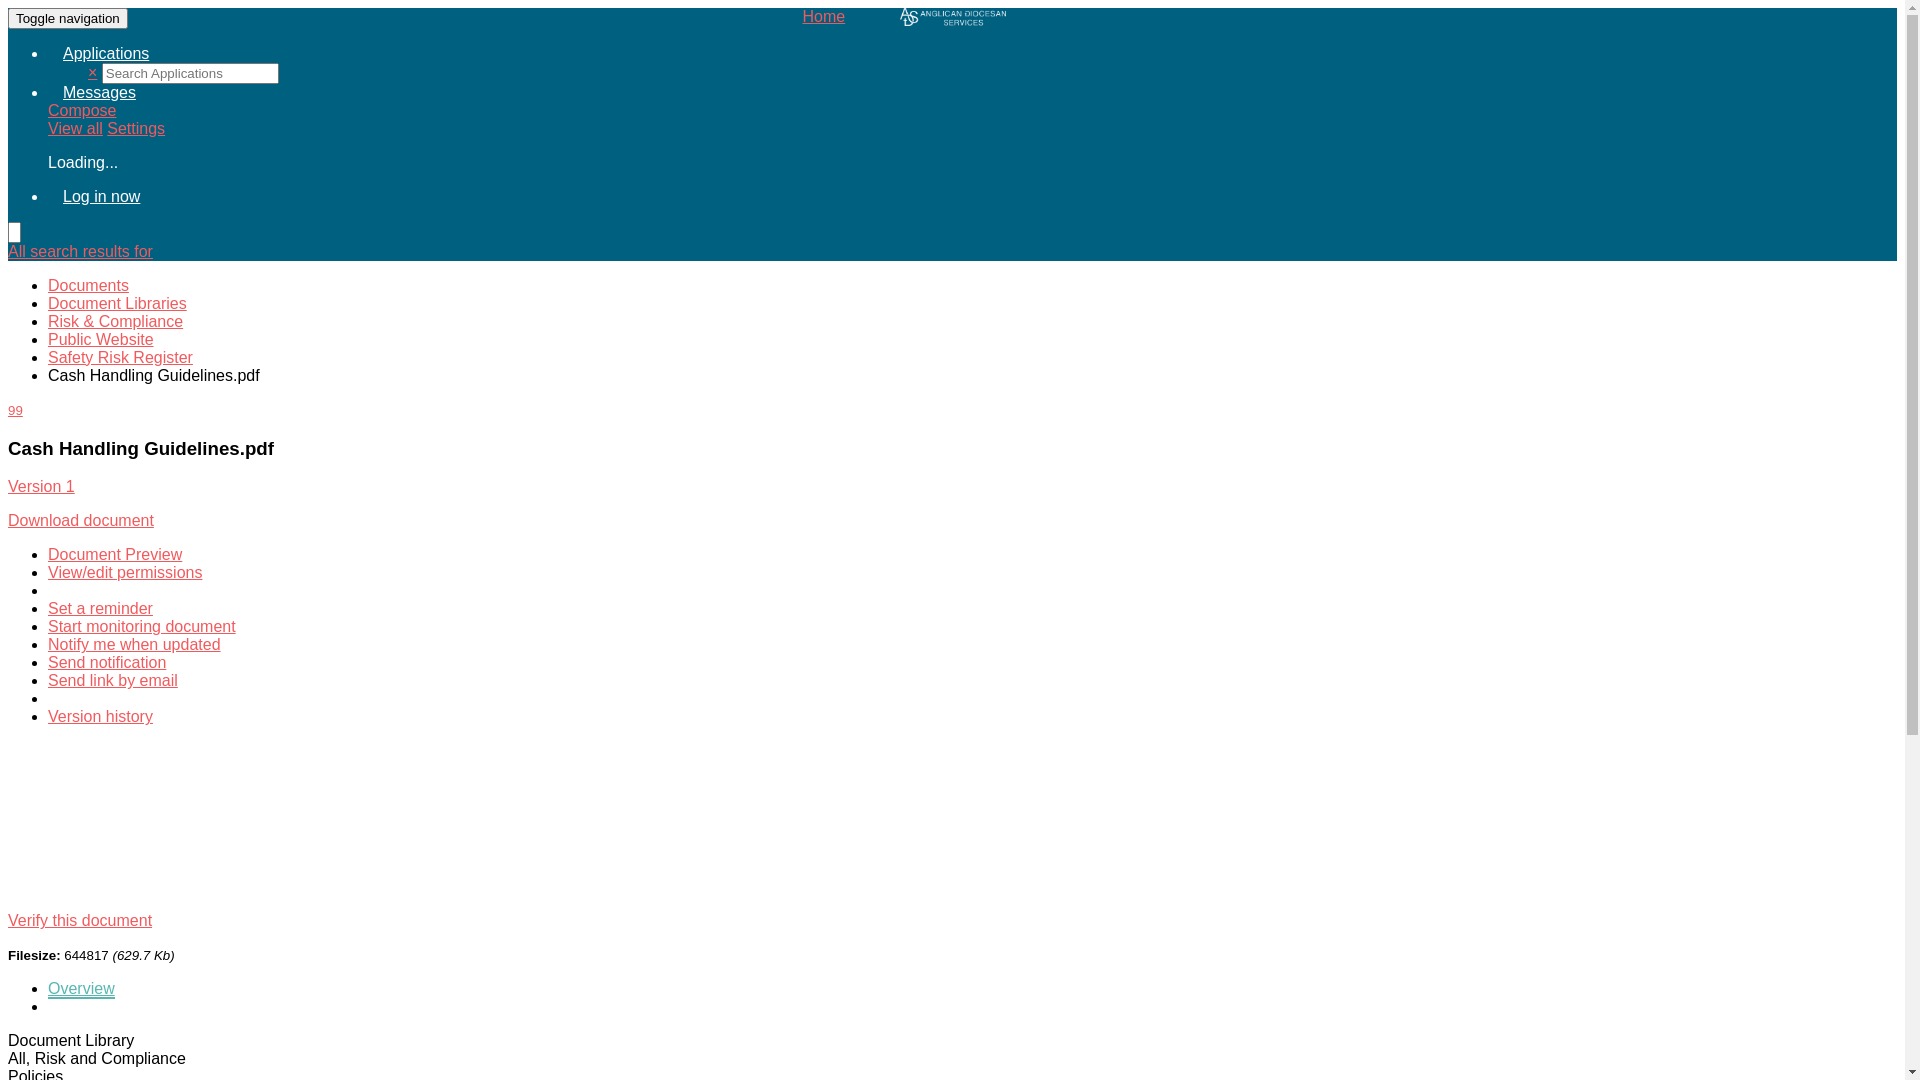 Image resolution: width=1920 pixels, height=1080 pixels. Describe the element at coordinates (105, 128) in the screenshot. I see `'Settings'` at that location.